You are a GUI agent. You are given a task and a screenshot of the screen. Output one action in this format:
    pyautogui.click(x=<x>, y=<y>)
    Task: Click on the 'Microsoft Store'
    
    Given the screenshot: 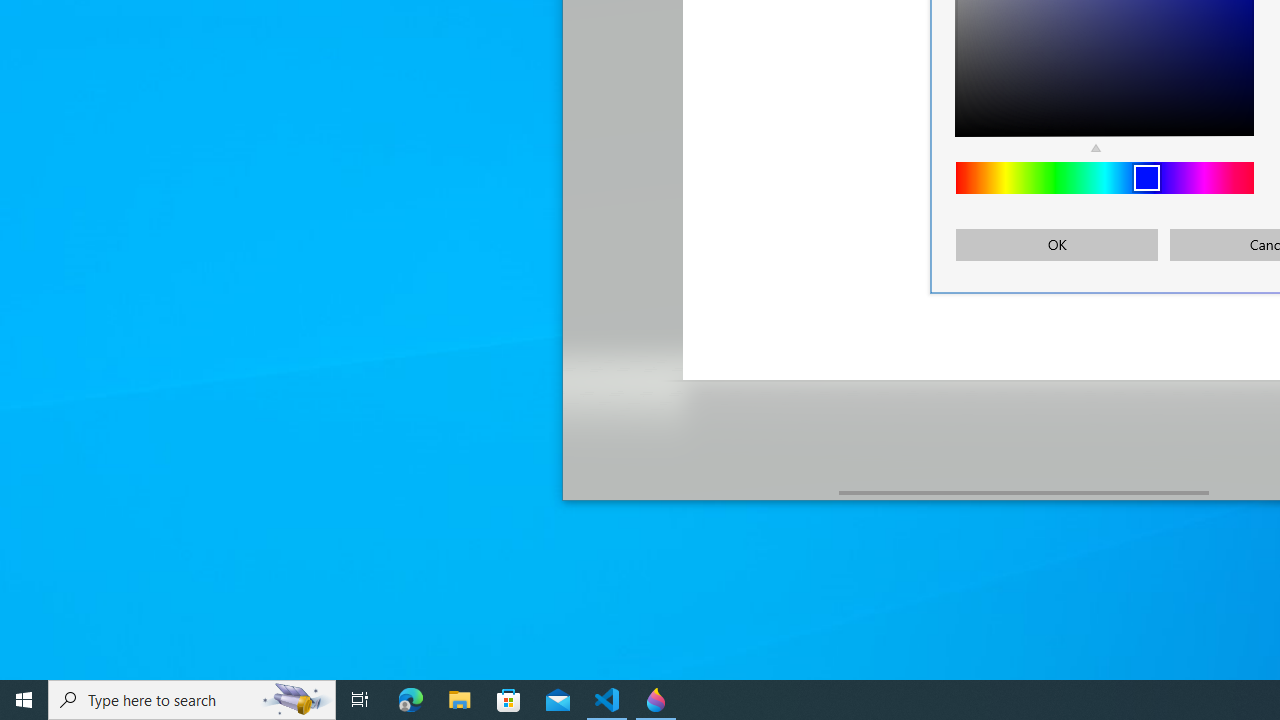 What is the action you would take?
    pyautogui.click(x=509, y=698)
    